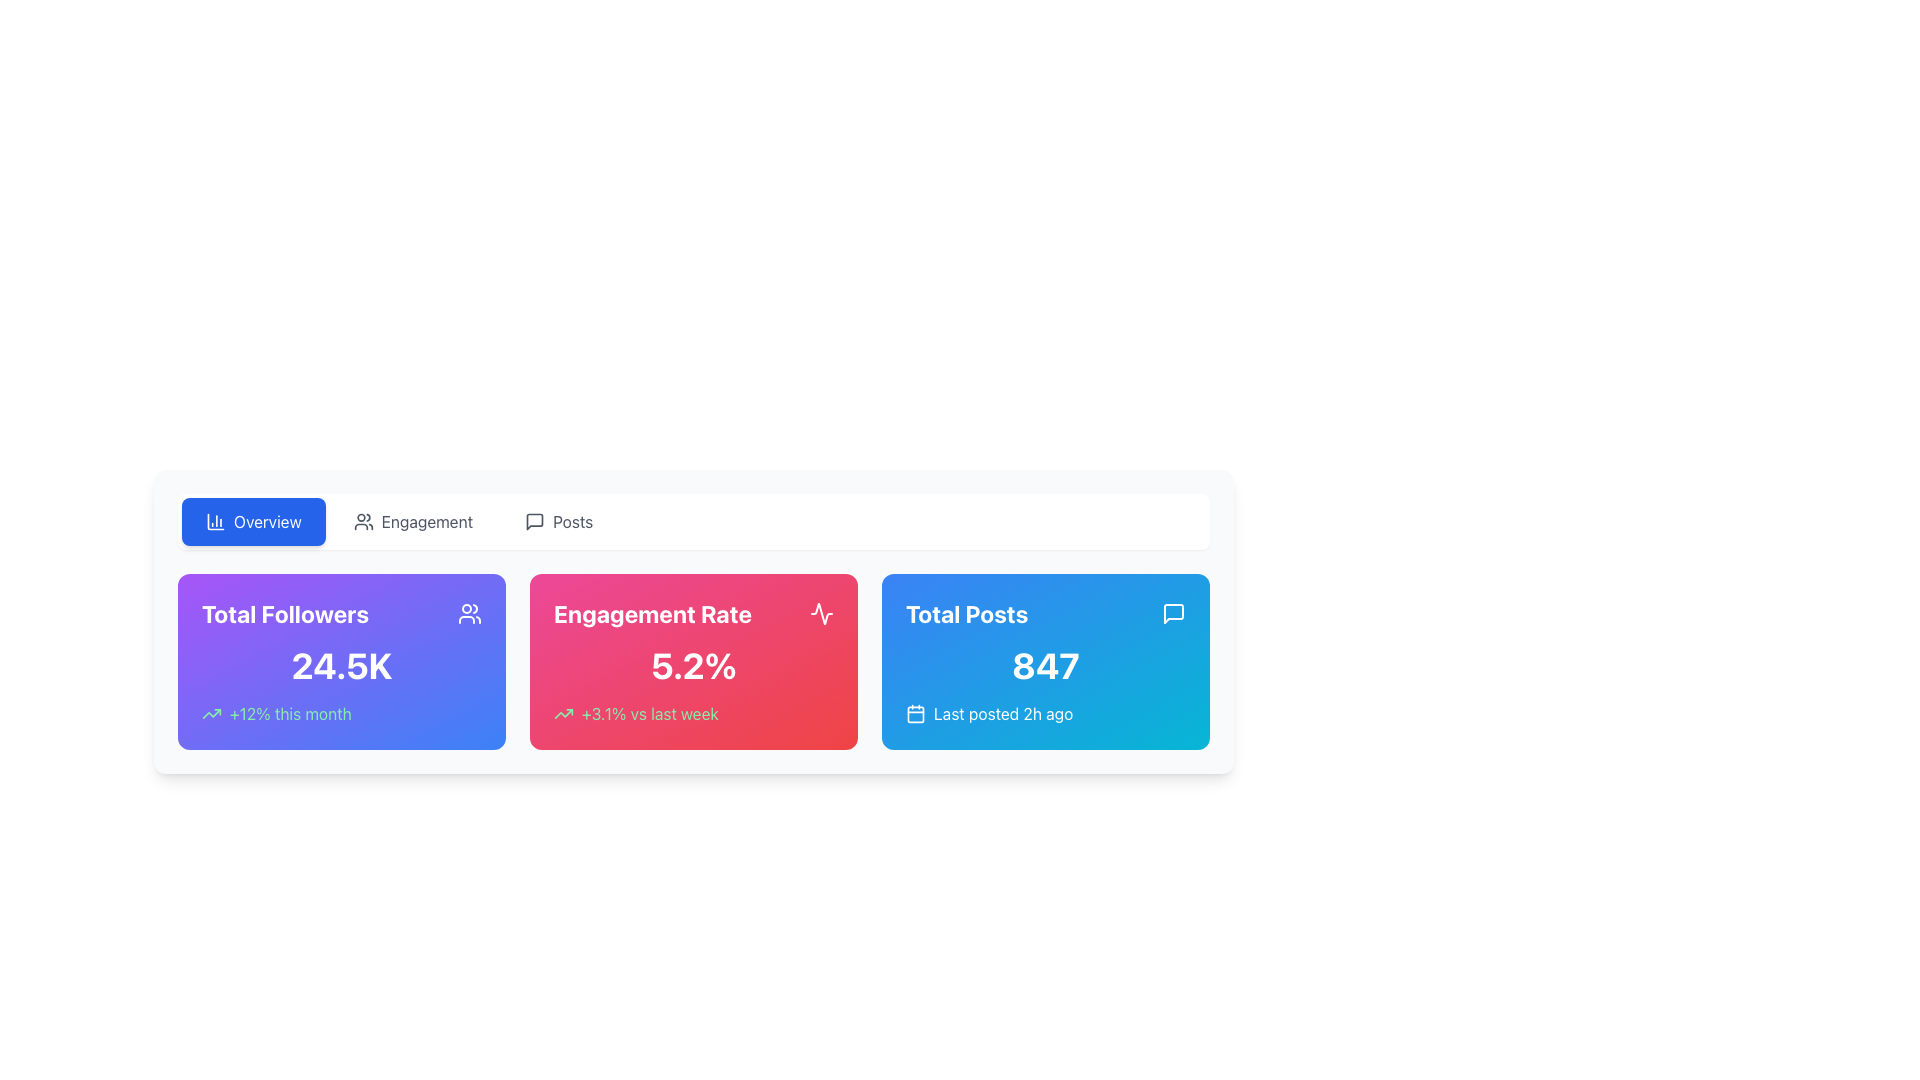 The image size is (1920, 1080). I want to click on the graphical SVG icon located at the top-right corner of the 'Engagement Rate' card, which symbolizes activity or performance metrics, so click(821, 612).